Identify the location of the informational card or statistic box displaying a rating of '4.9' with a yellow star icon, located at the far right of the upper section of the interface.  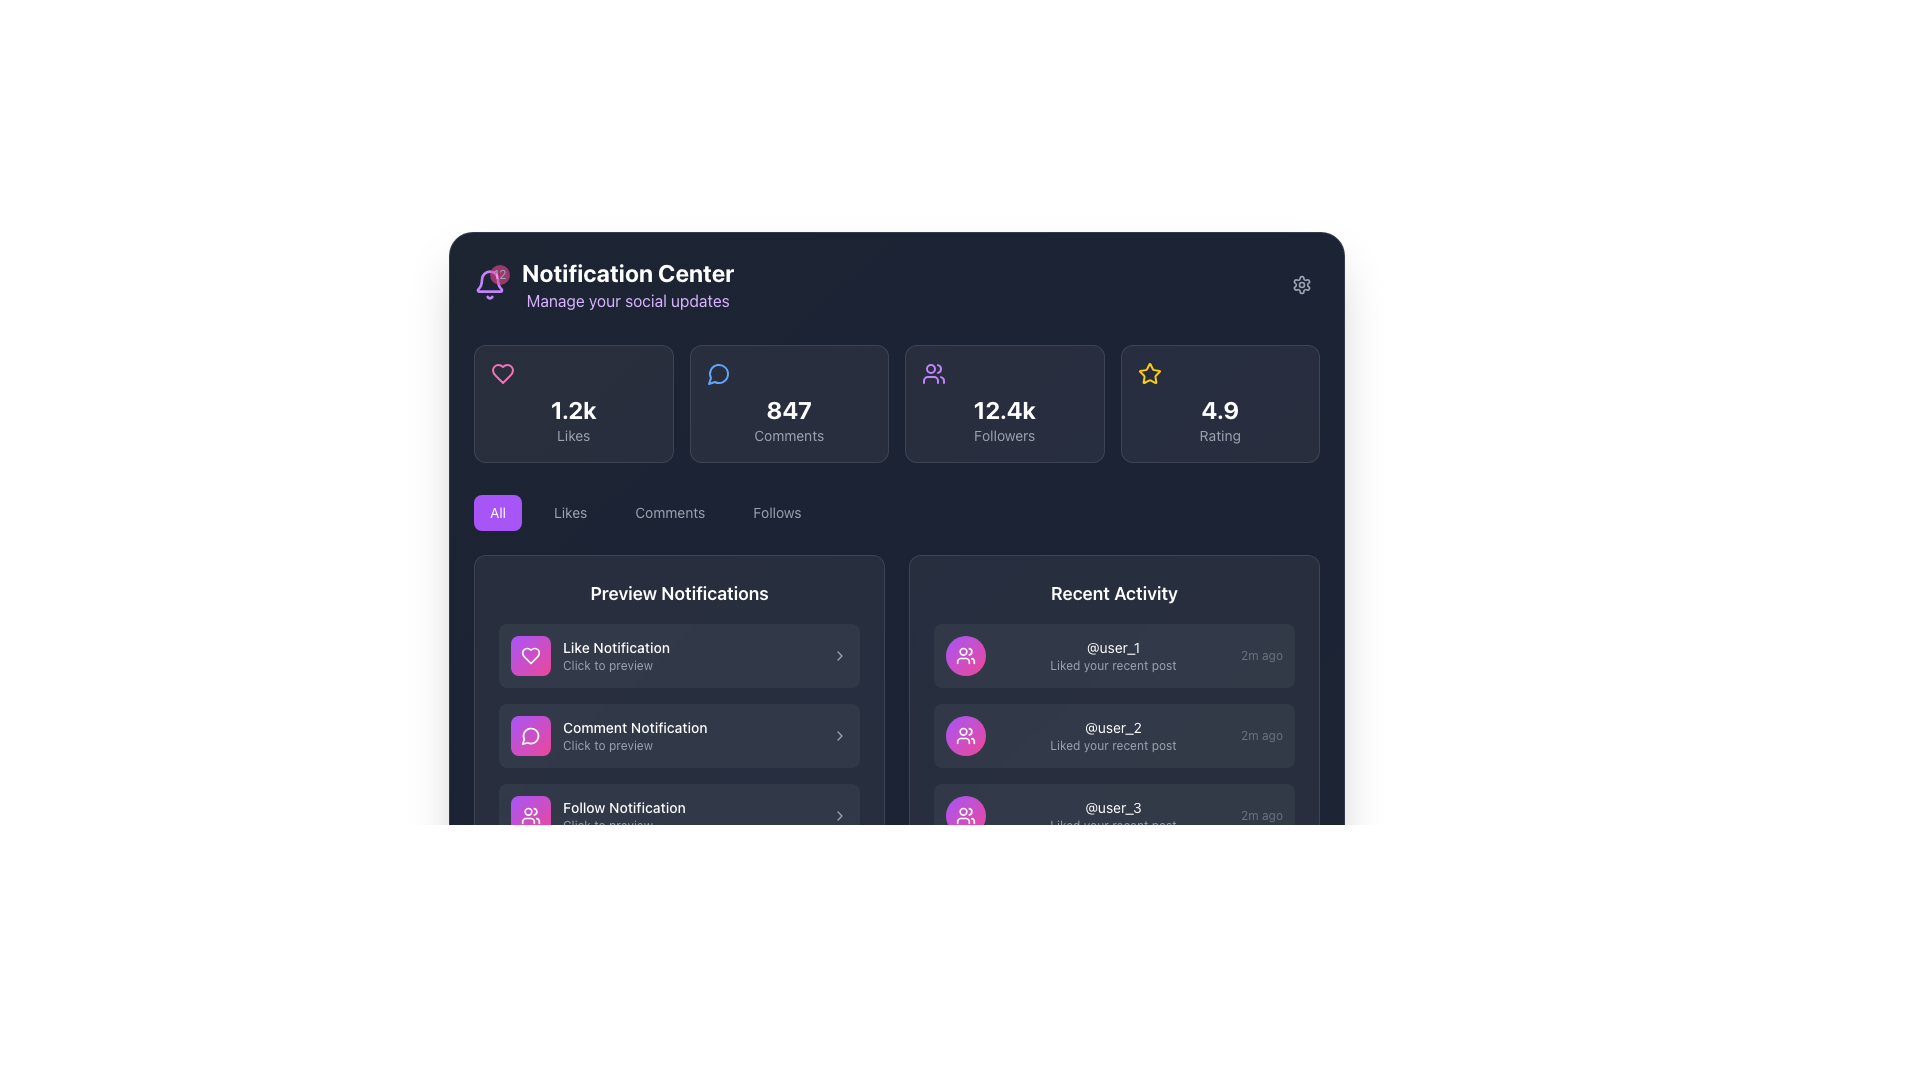
(1219, 404).